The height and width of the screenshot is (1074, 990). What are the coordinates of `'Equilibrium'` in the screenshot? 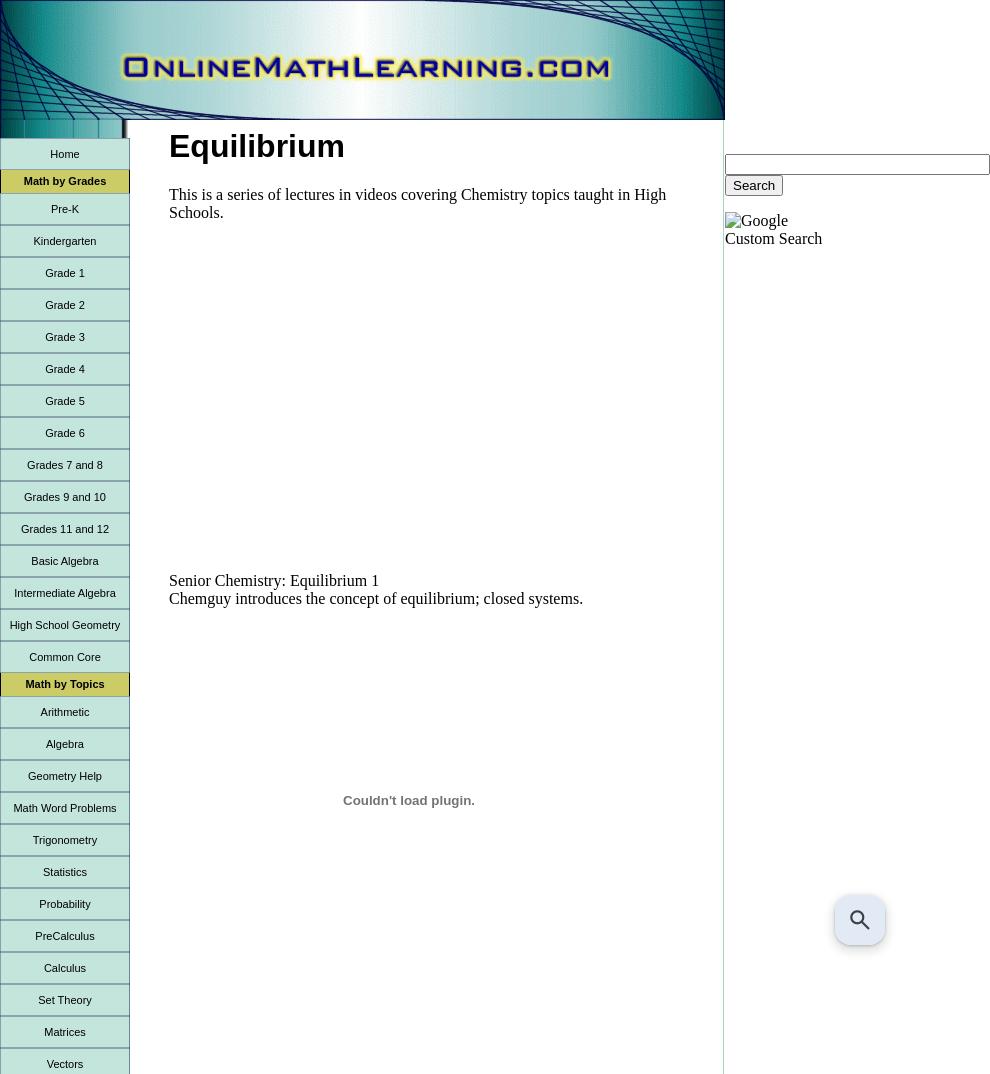 It's located at (257, 144).